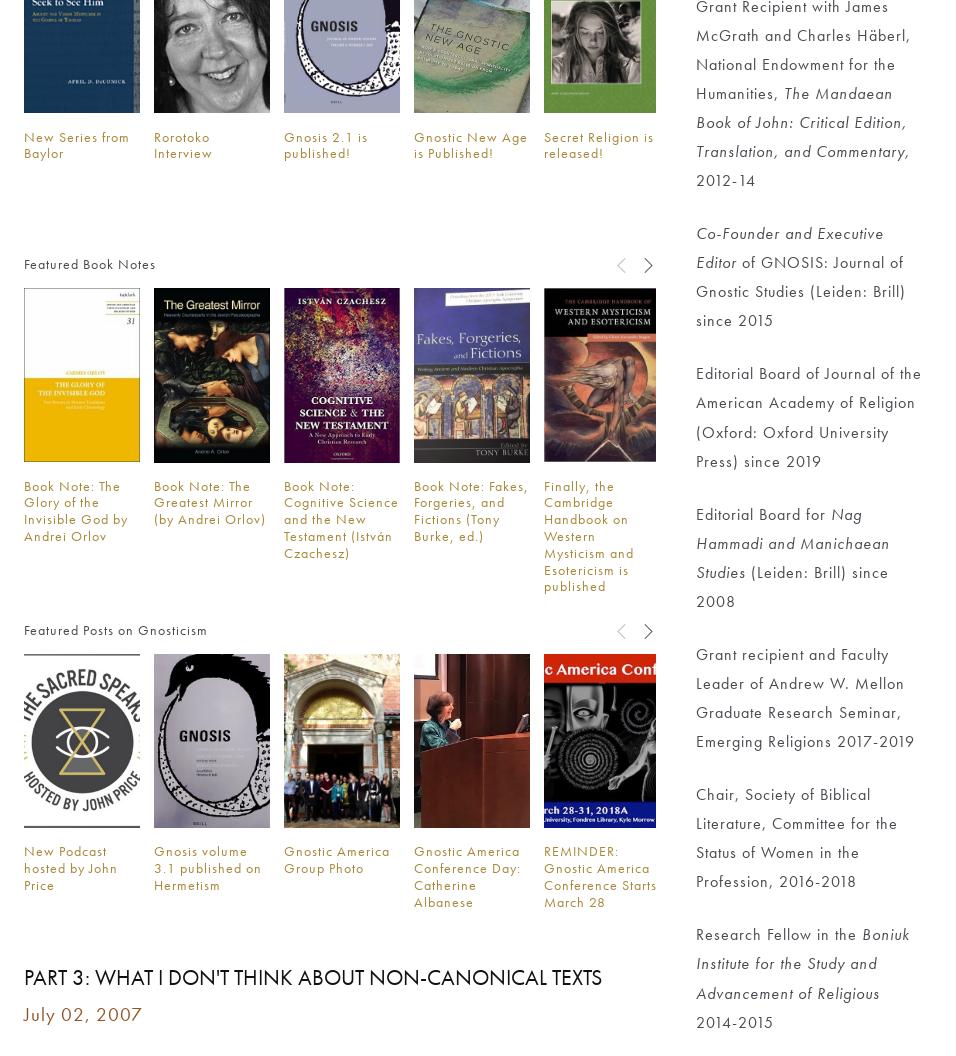 The image size is (956, 1056). What do you see at coordinates (470, 509) in the screenshot?
I see `'Book Note: Fakes, Forgeries, and Fictions (Tony Burke, ed.)'` at bounding box center [470, 509].